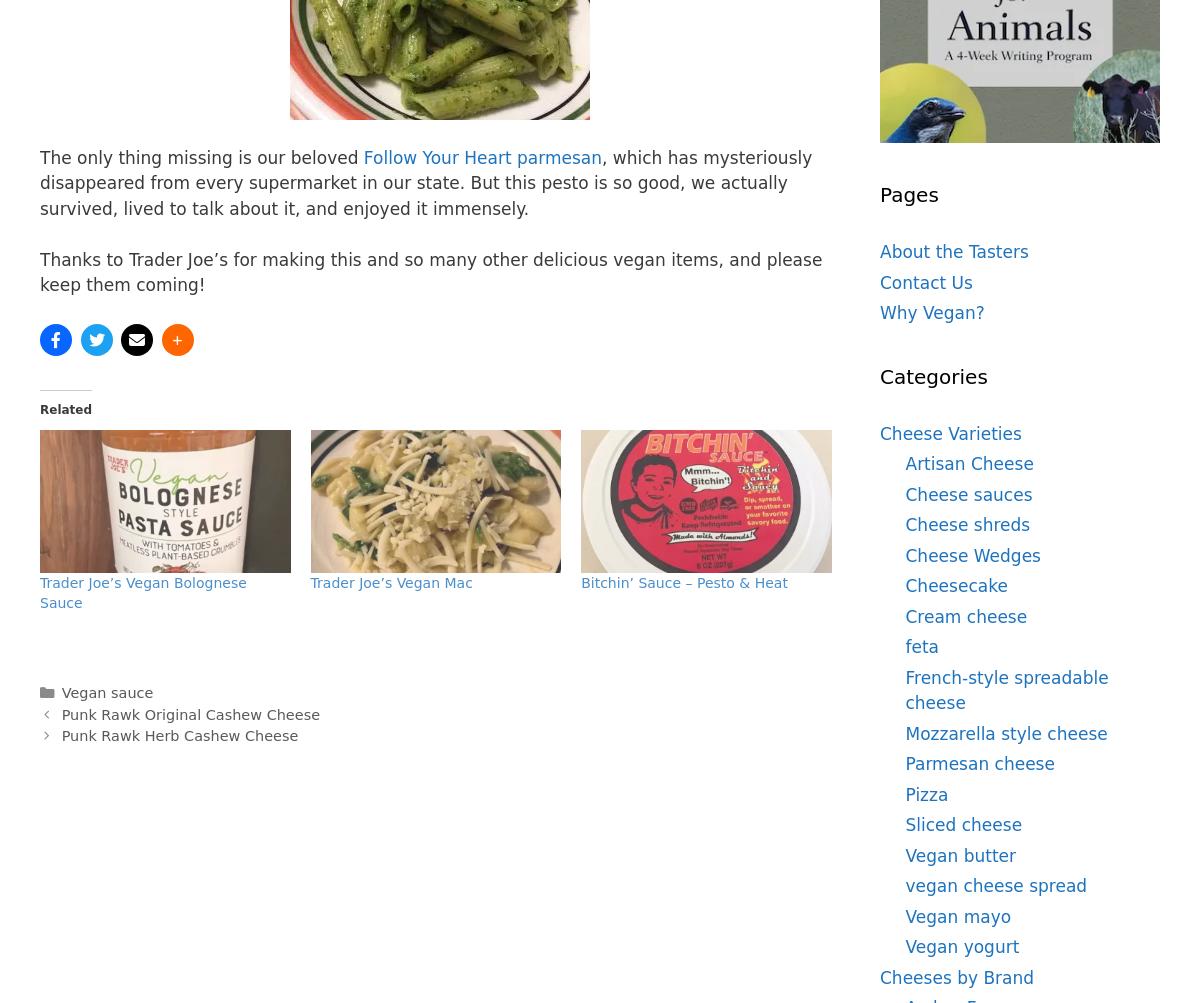 The image size is (1200, 1003). Describe the element at coordinates (1006, 689) in the screenshot. I see `'French-style spreadable cheese'` at that location.